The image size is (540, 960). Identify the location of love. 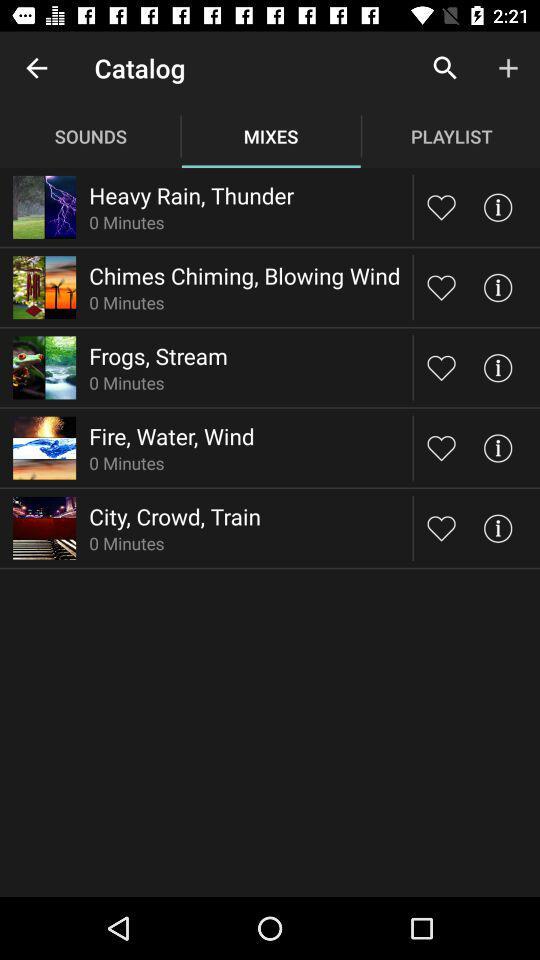
(441, 527).